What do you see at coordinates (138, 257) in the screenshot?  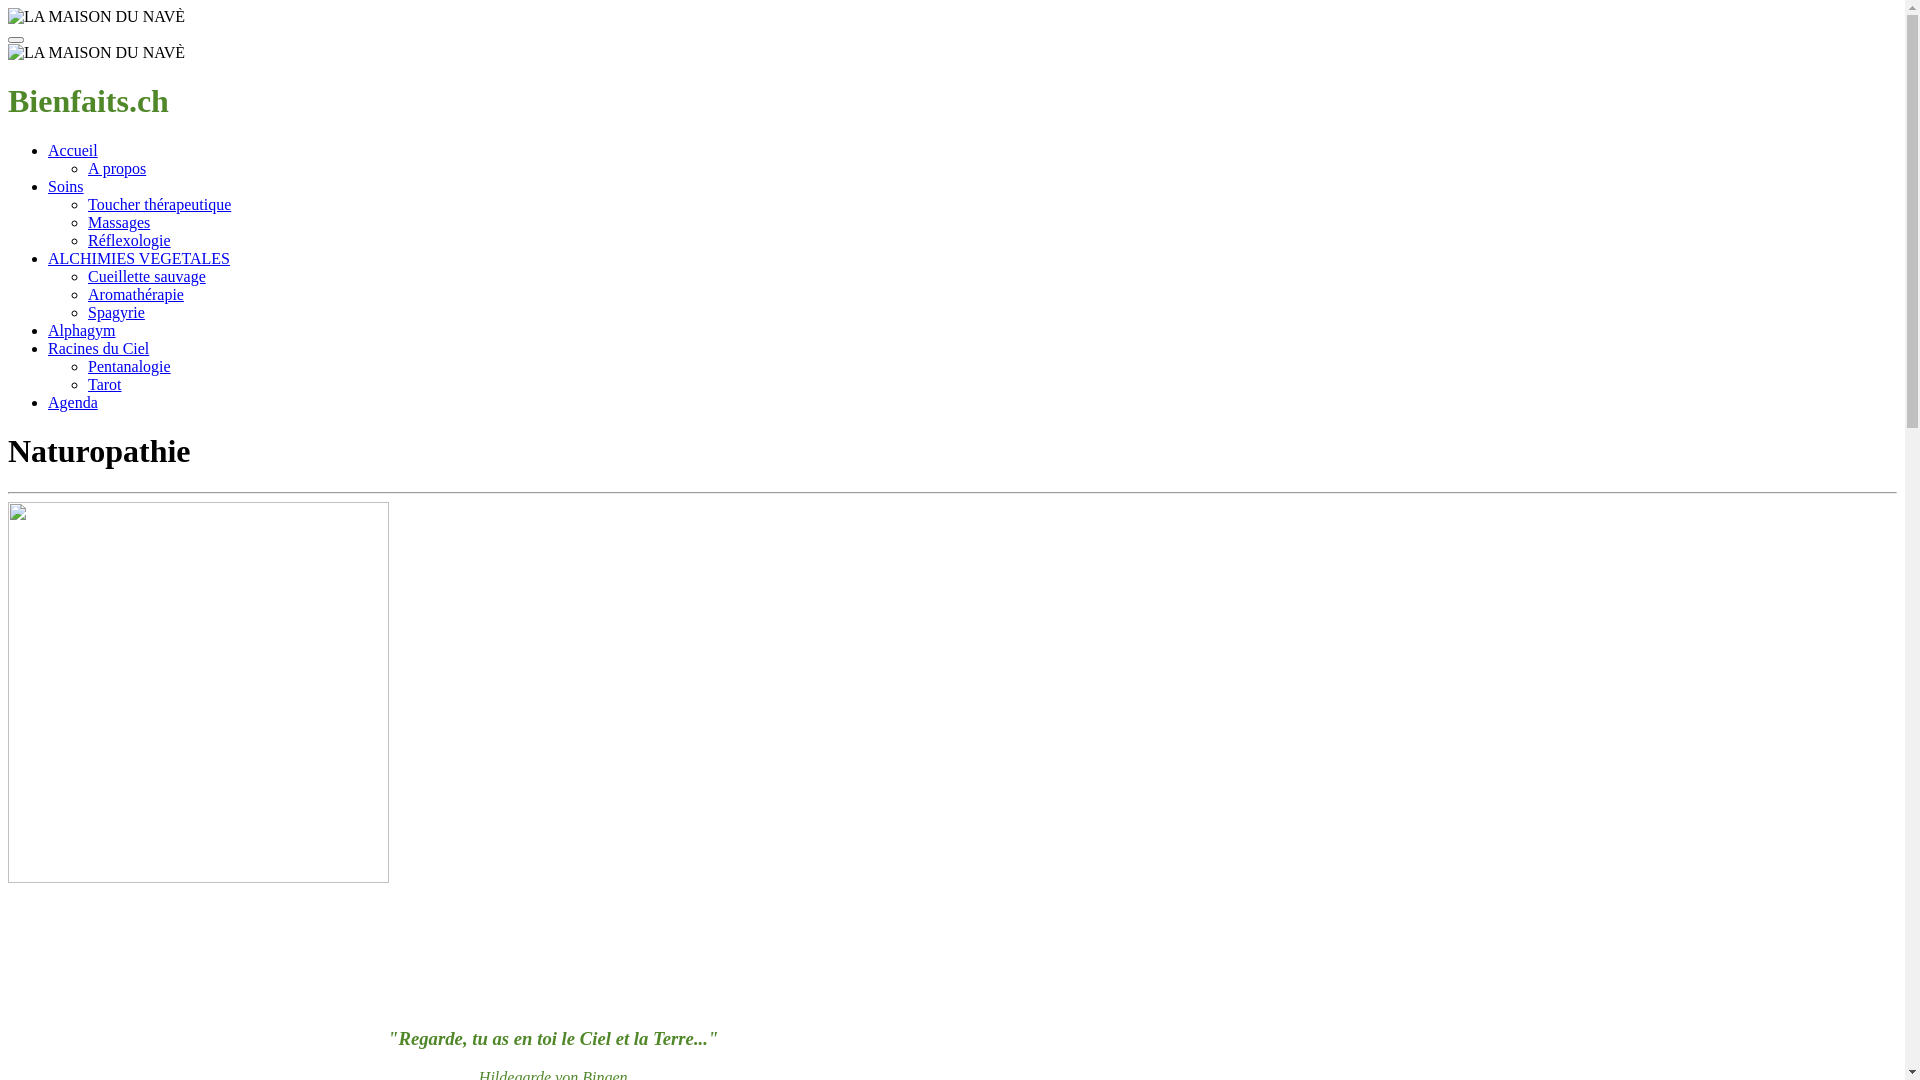 I see `'ALCHIMIES VEGETALES'` at bounding box center [138, 257].